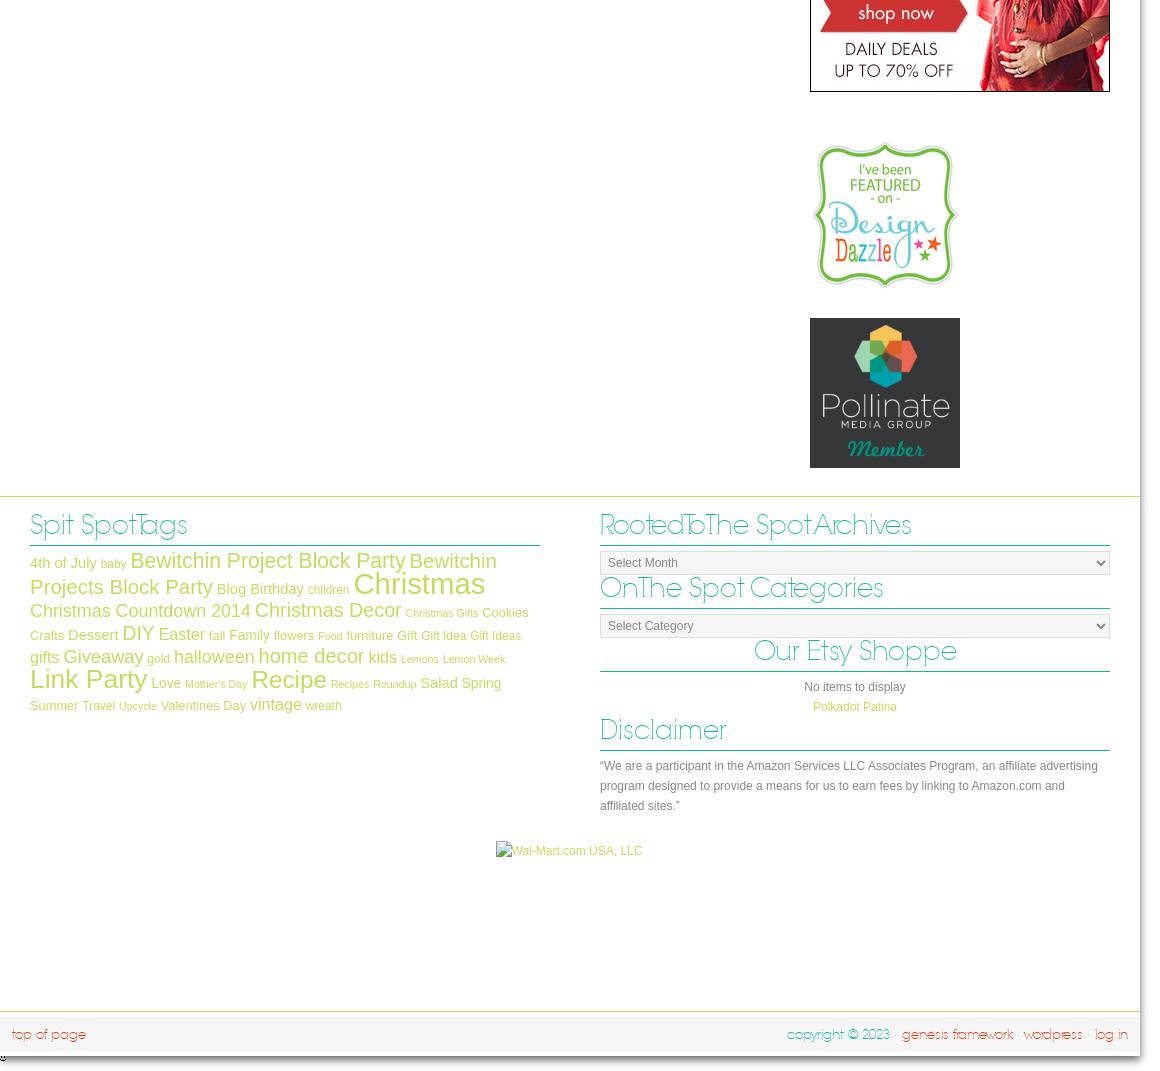 The width and height of the screenshot is (1160, 1071). I want to click on 'On The Spot Categories', so click(742, 588).